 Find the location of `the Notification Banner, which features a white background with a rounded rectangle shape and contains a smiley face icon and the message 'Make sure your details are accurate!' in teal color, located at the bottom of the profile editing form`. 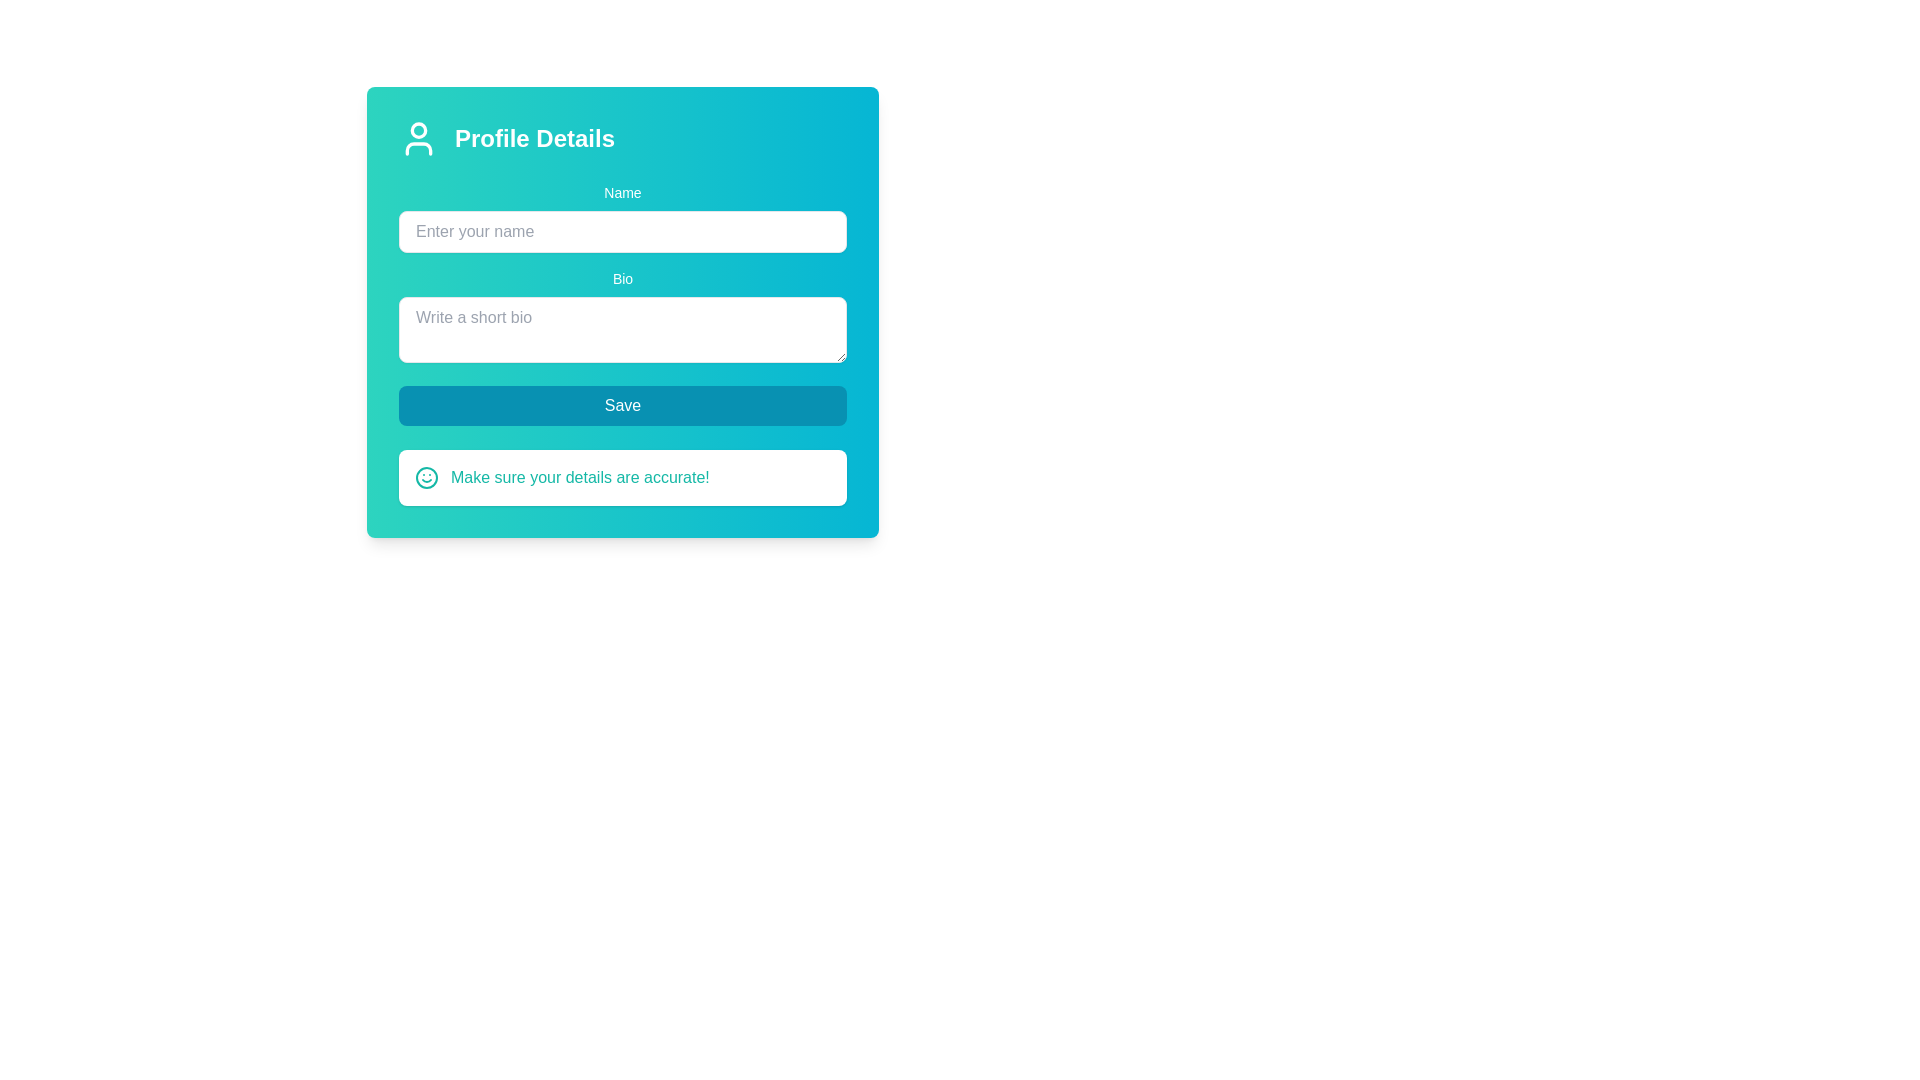

the Notification Banner, which features a white background with a rounded rectangle shape and contains a smiley face icon and the message 'Make sure your details are accurate!' in teal color, located at the bottom of the profile editing form is located at coordinates (622, 478).